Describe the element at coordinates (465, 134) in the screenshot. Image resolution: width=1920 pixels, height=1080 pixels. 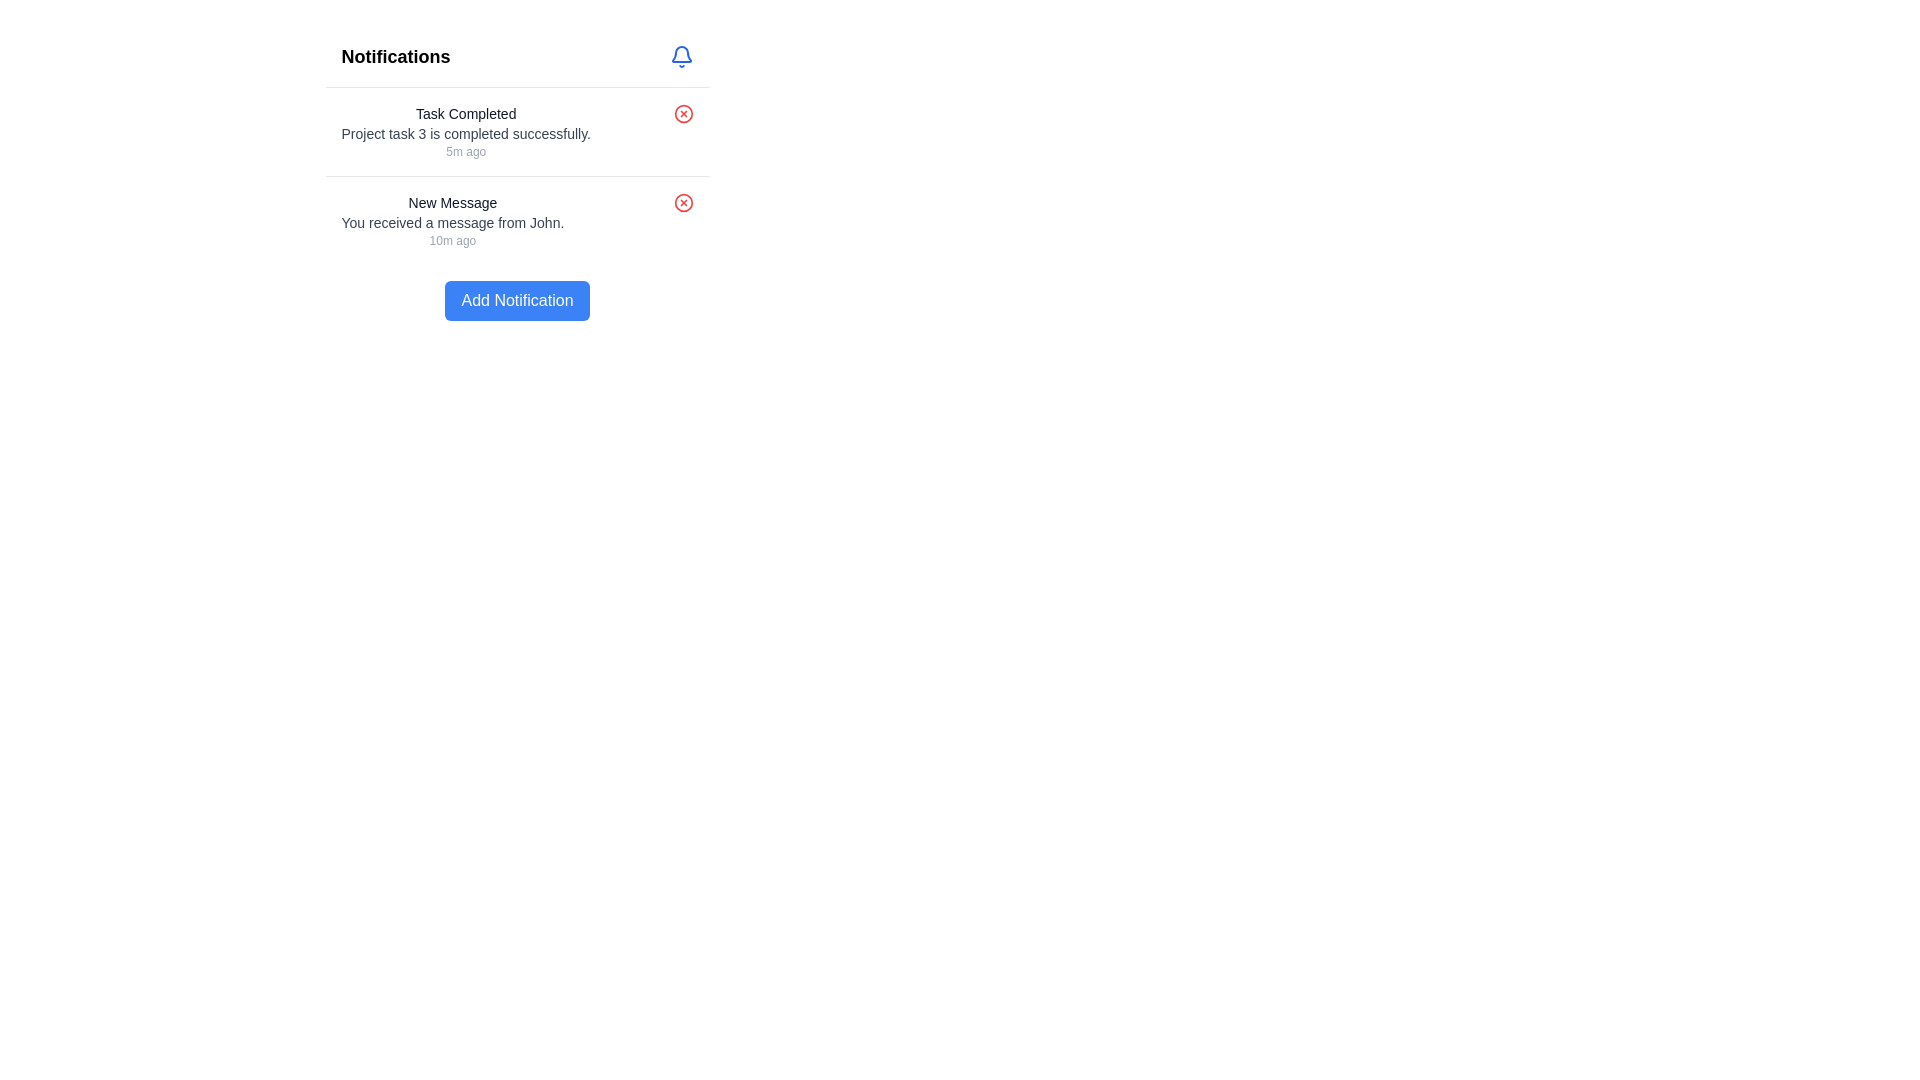
I see `the Text element that provides additional details regarding the completed task, which is positioned directly below the 'Task Completed' notification` at that location.